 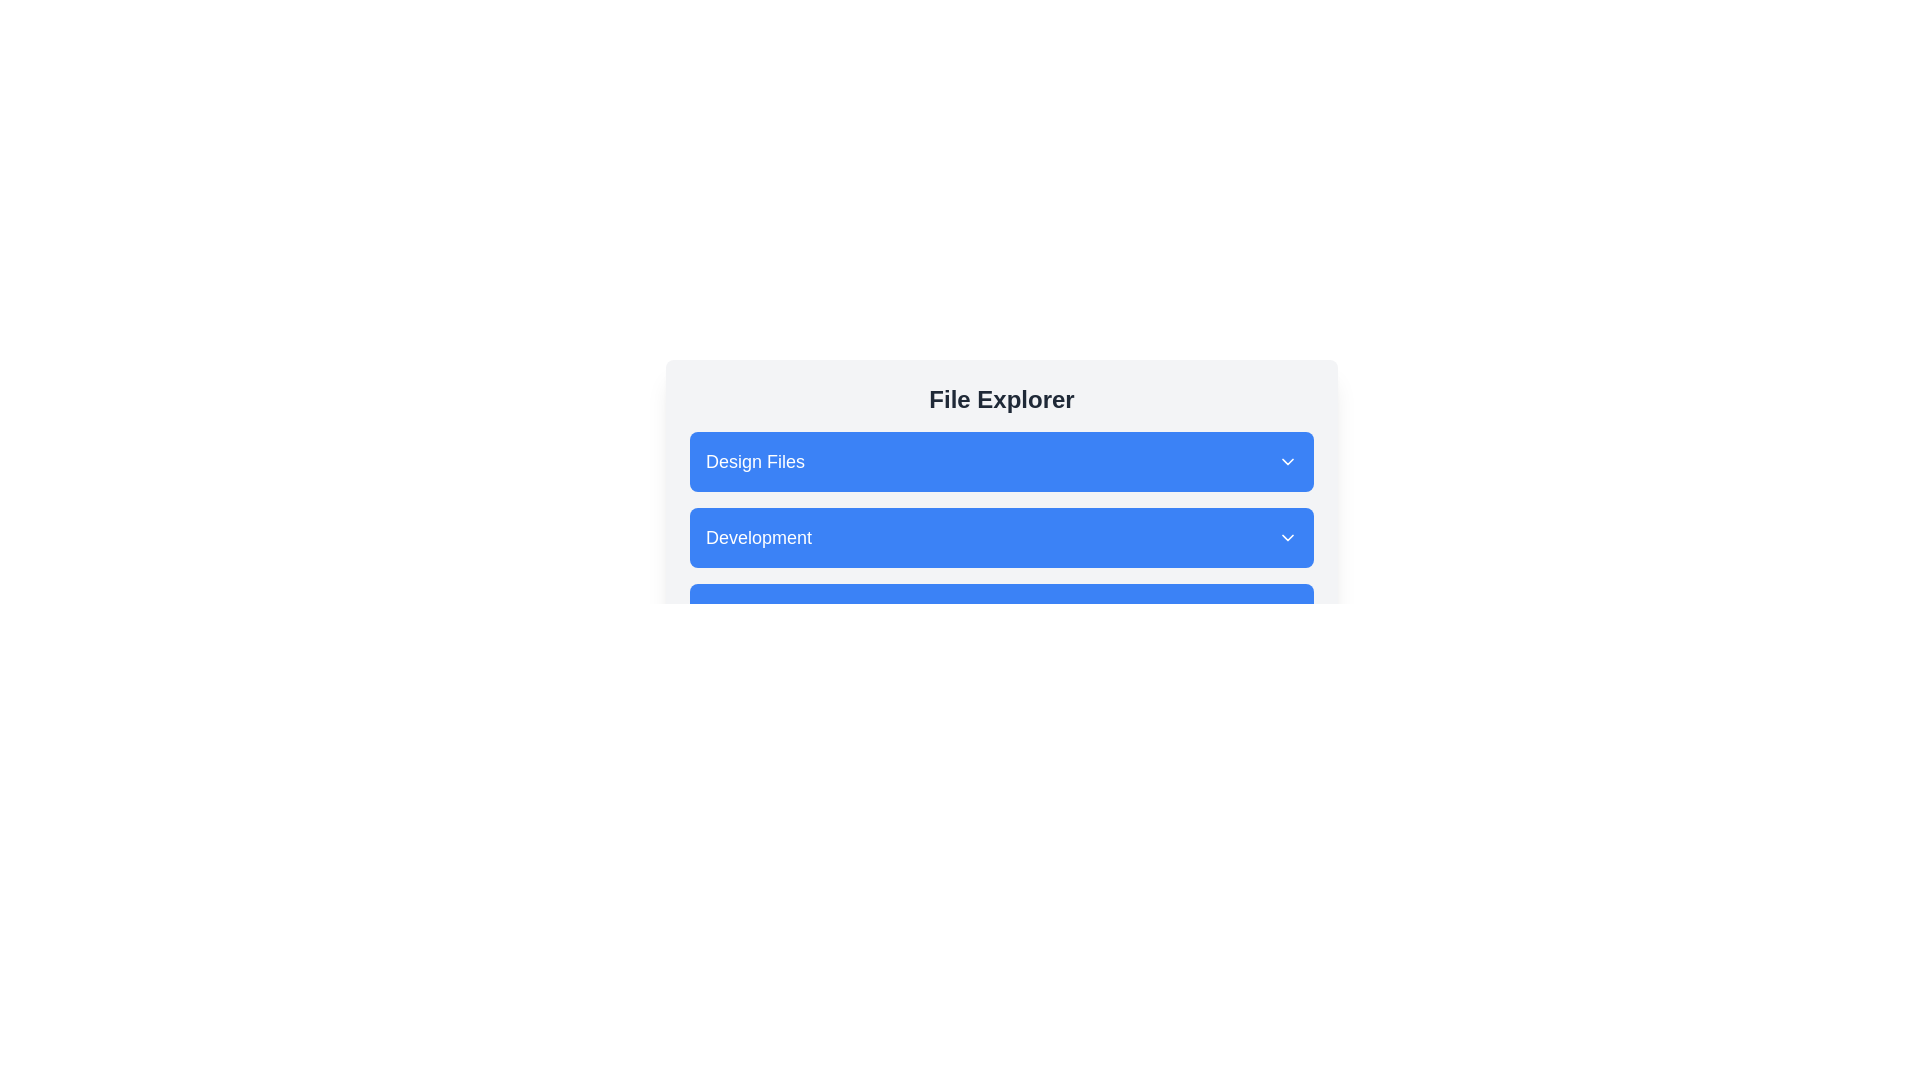 I want to click on the file named Wireframes.pdf within the folder Design Files, so click(x=1002, y=462).